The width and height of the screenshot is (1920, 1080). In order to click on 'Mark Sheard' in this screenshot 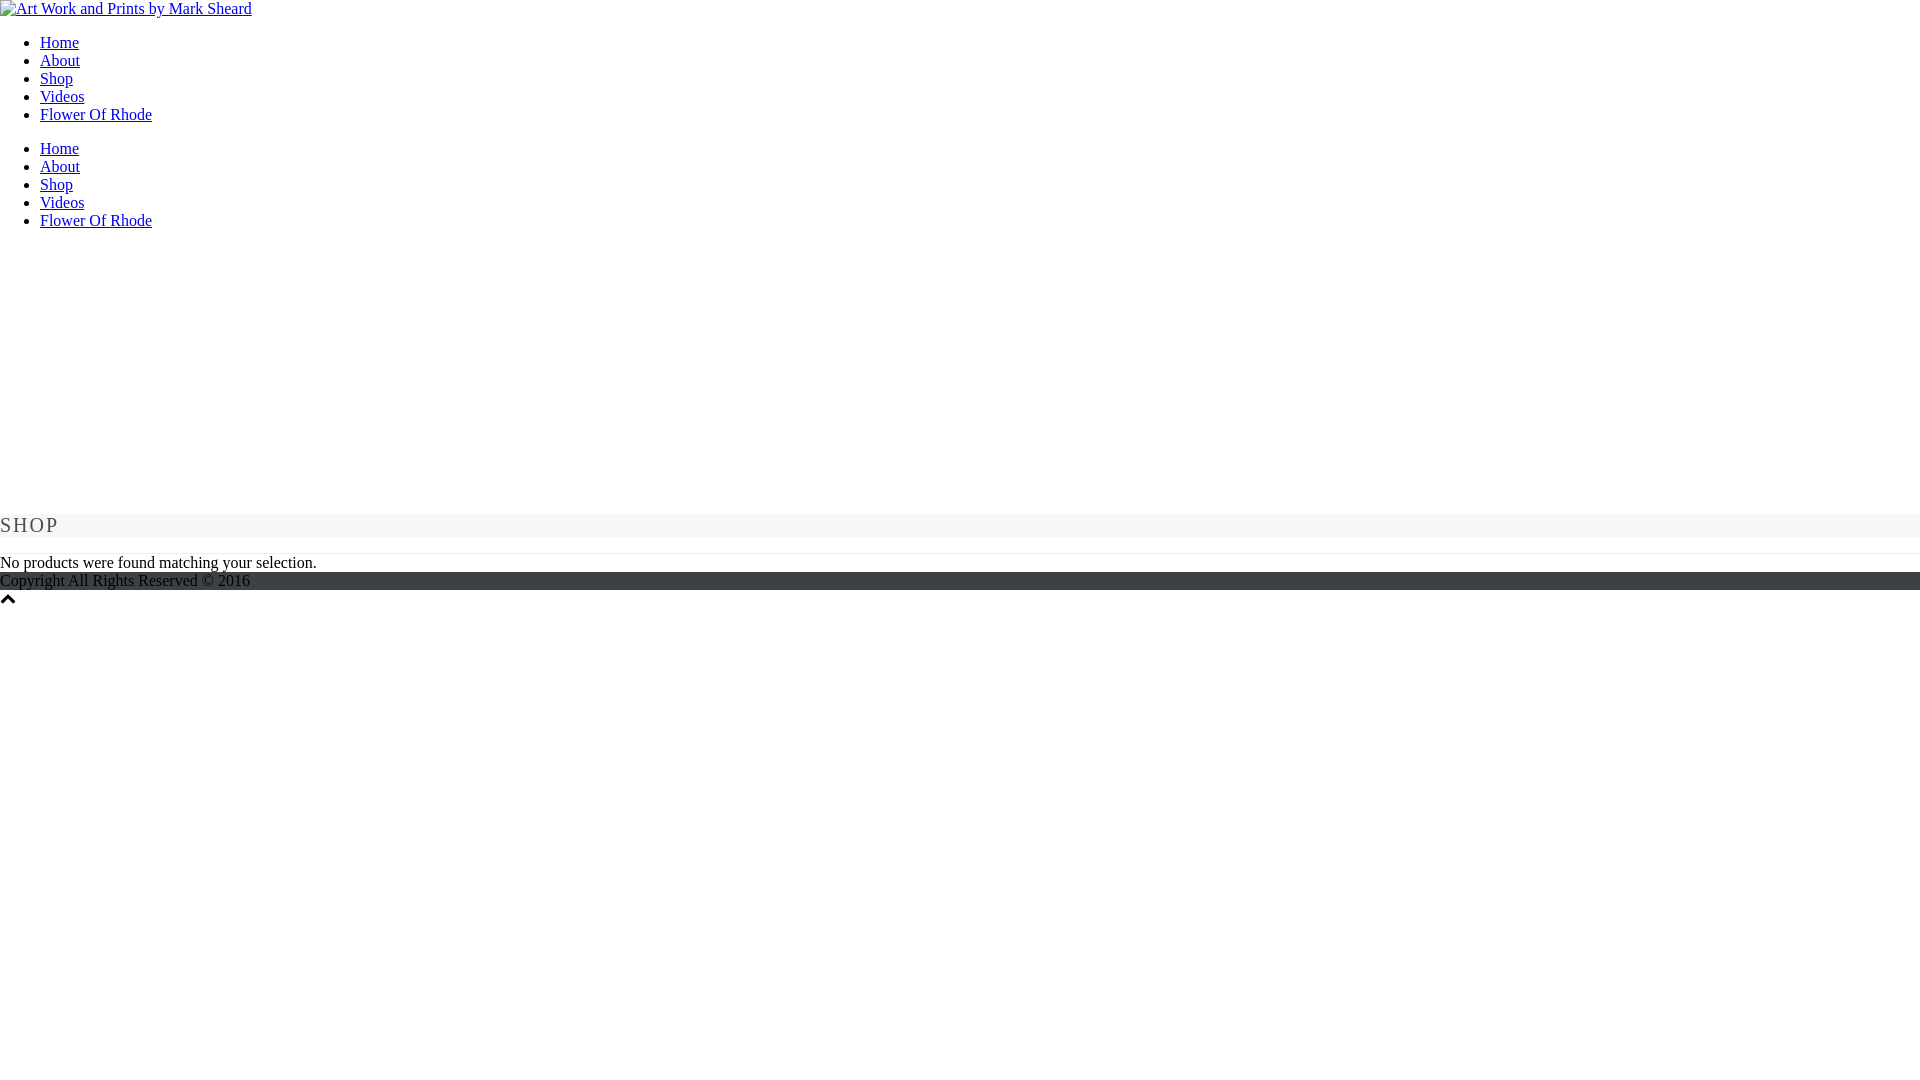, I will do `click(0, 8)`.